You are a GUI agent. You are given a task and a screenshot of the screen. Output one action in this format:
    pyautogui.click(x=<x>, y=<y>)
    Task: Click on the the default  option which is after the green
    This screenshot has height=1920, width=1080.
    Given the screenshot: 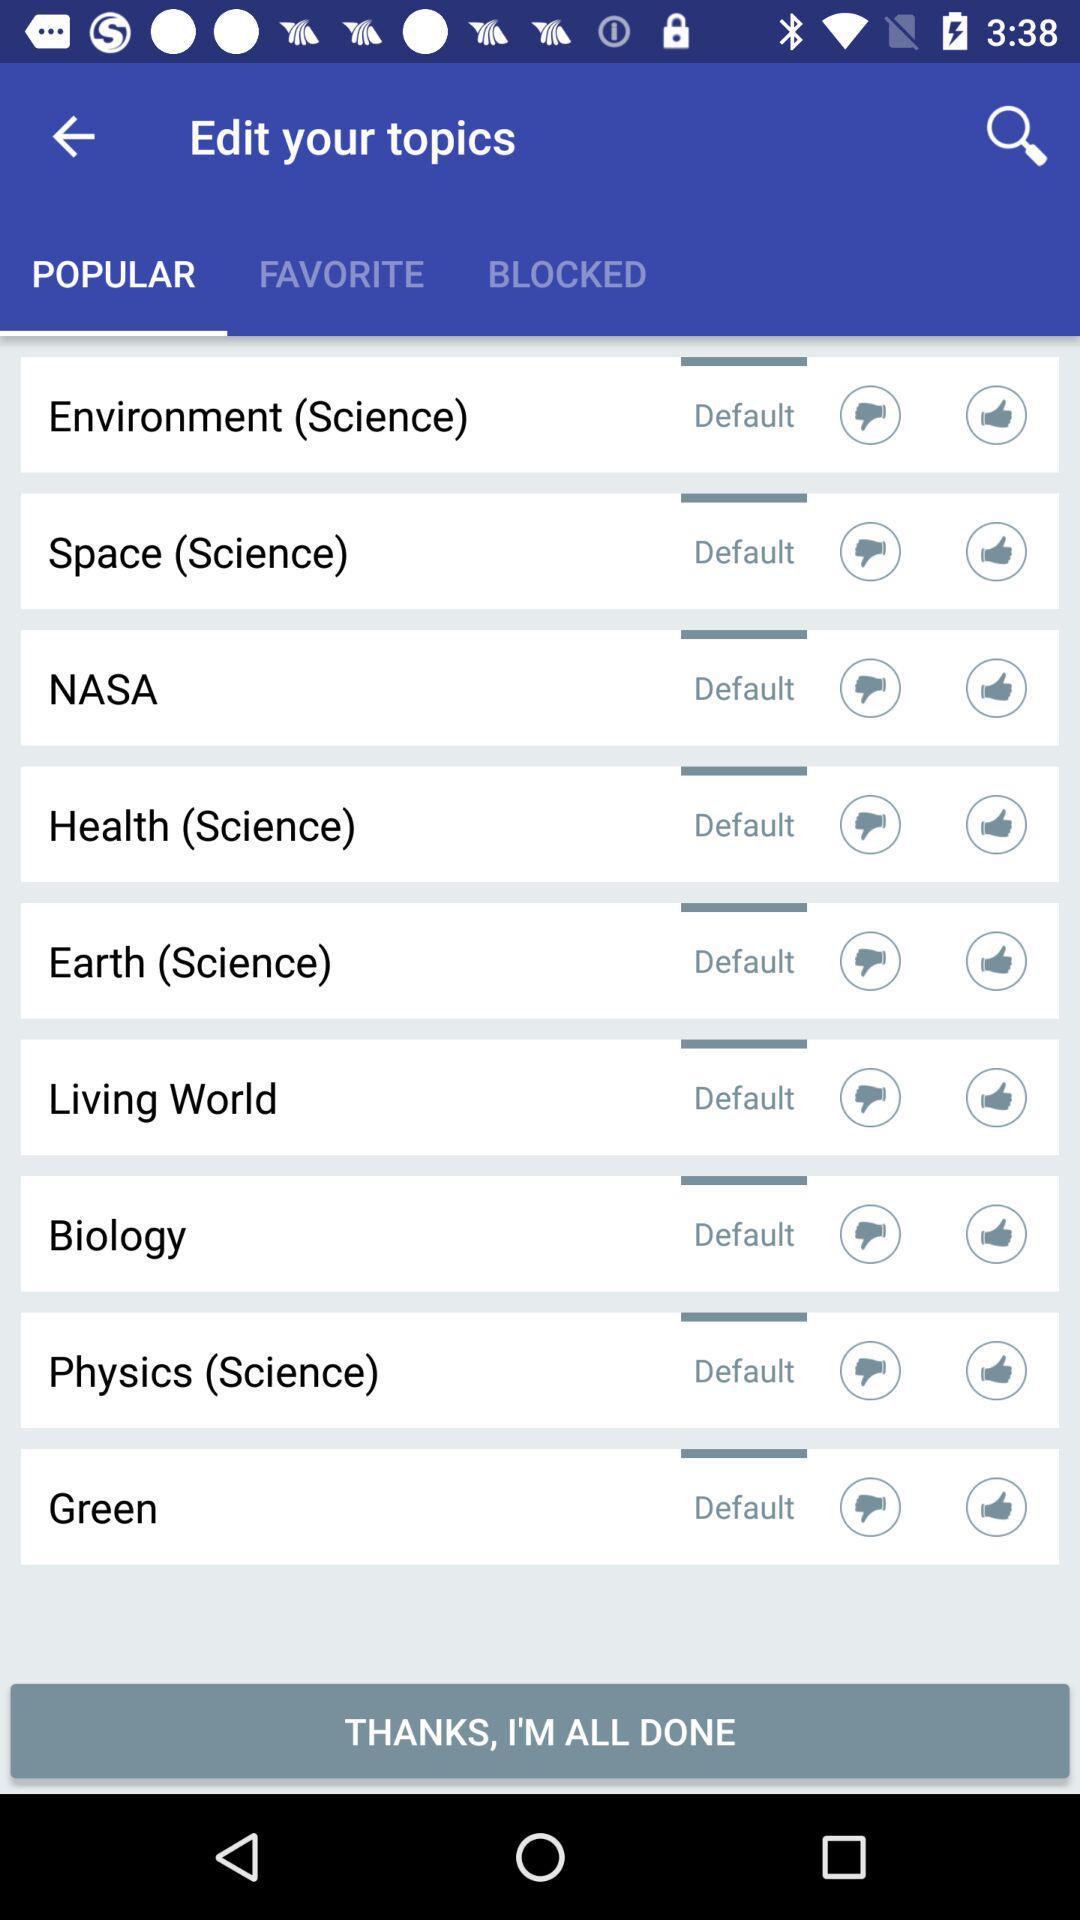 What is the action you would take?
    pyautogui.click(x=744, y=1507)
    